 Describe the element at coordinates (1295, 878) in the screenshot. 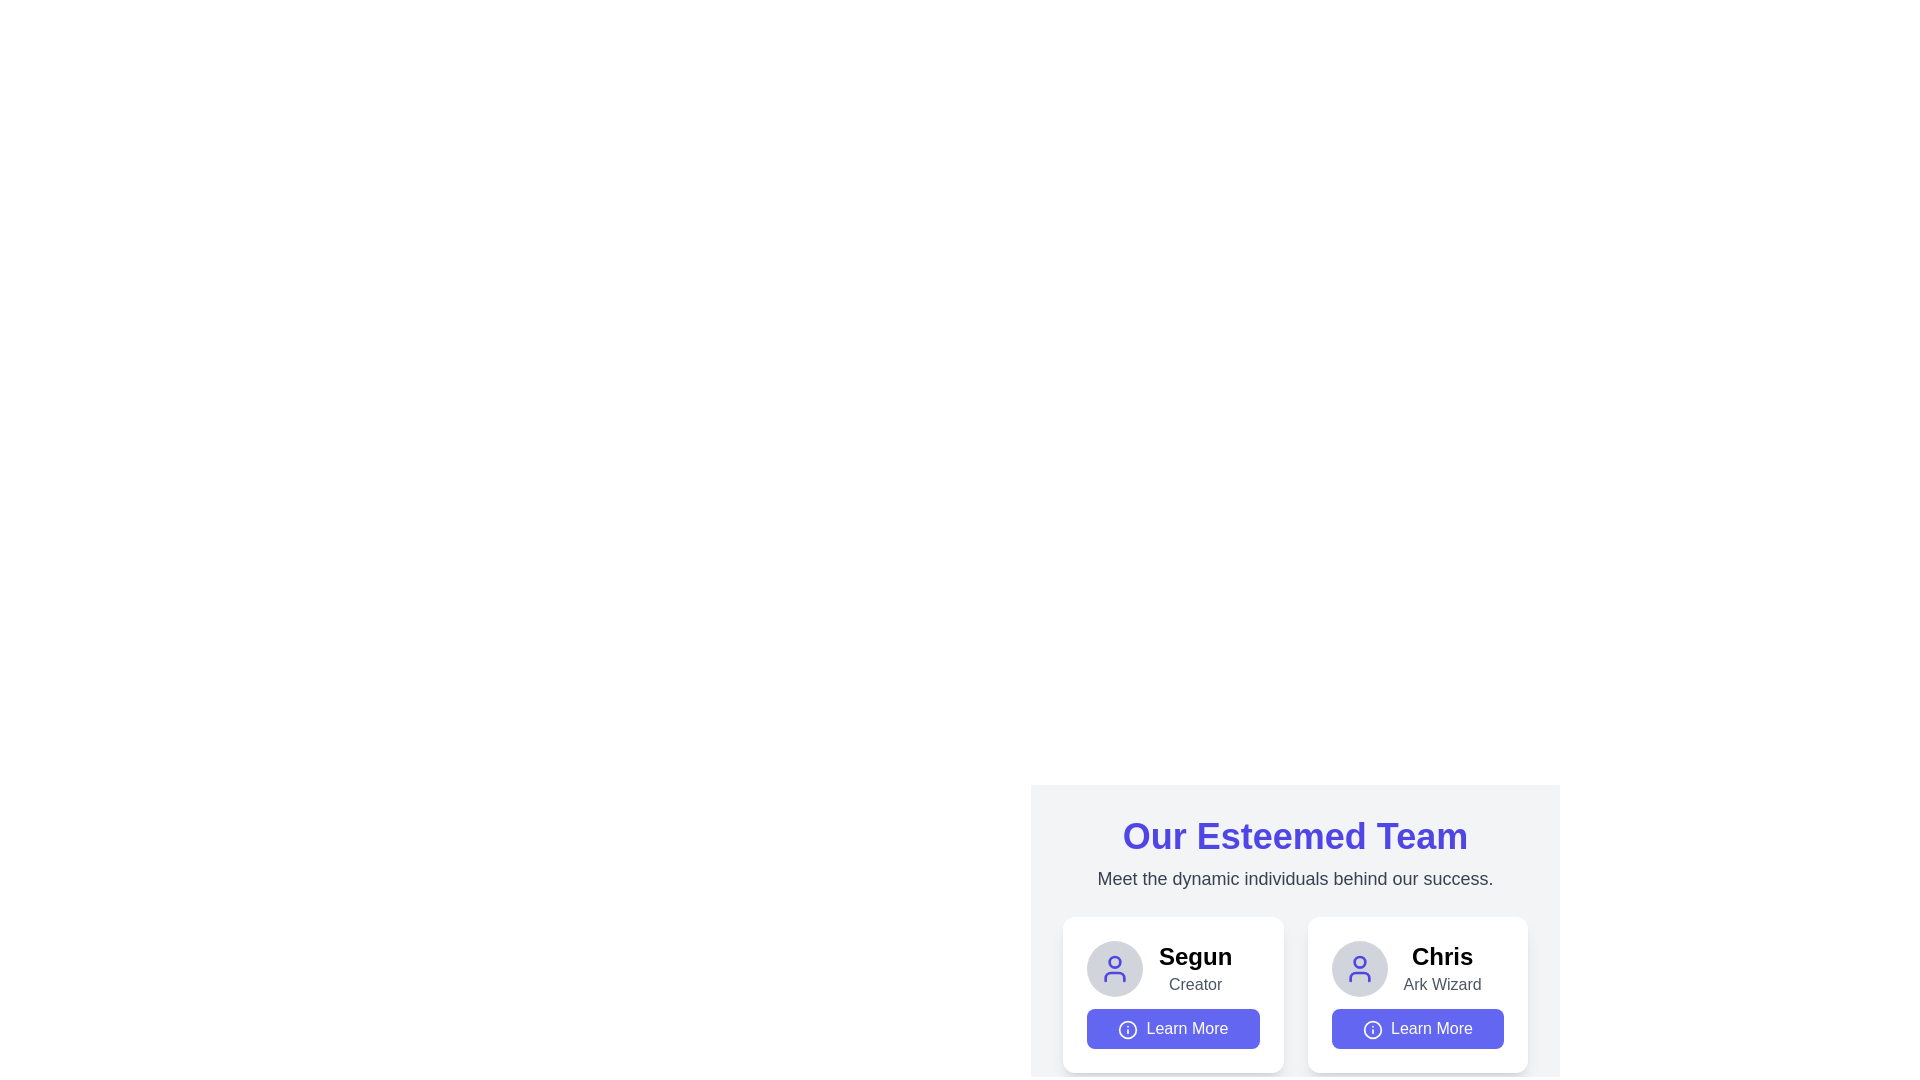

I see `the descriptive subtitle text that provides additional context to the main title 'Our Esteemed Team'` at that location.